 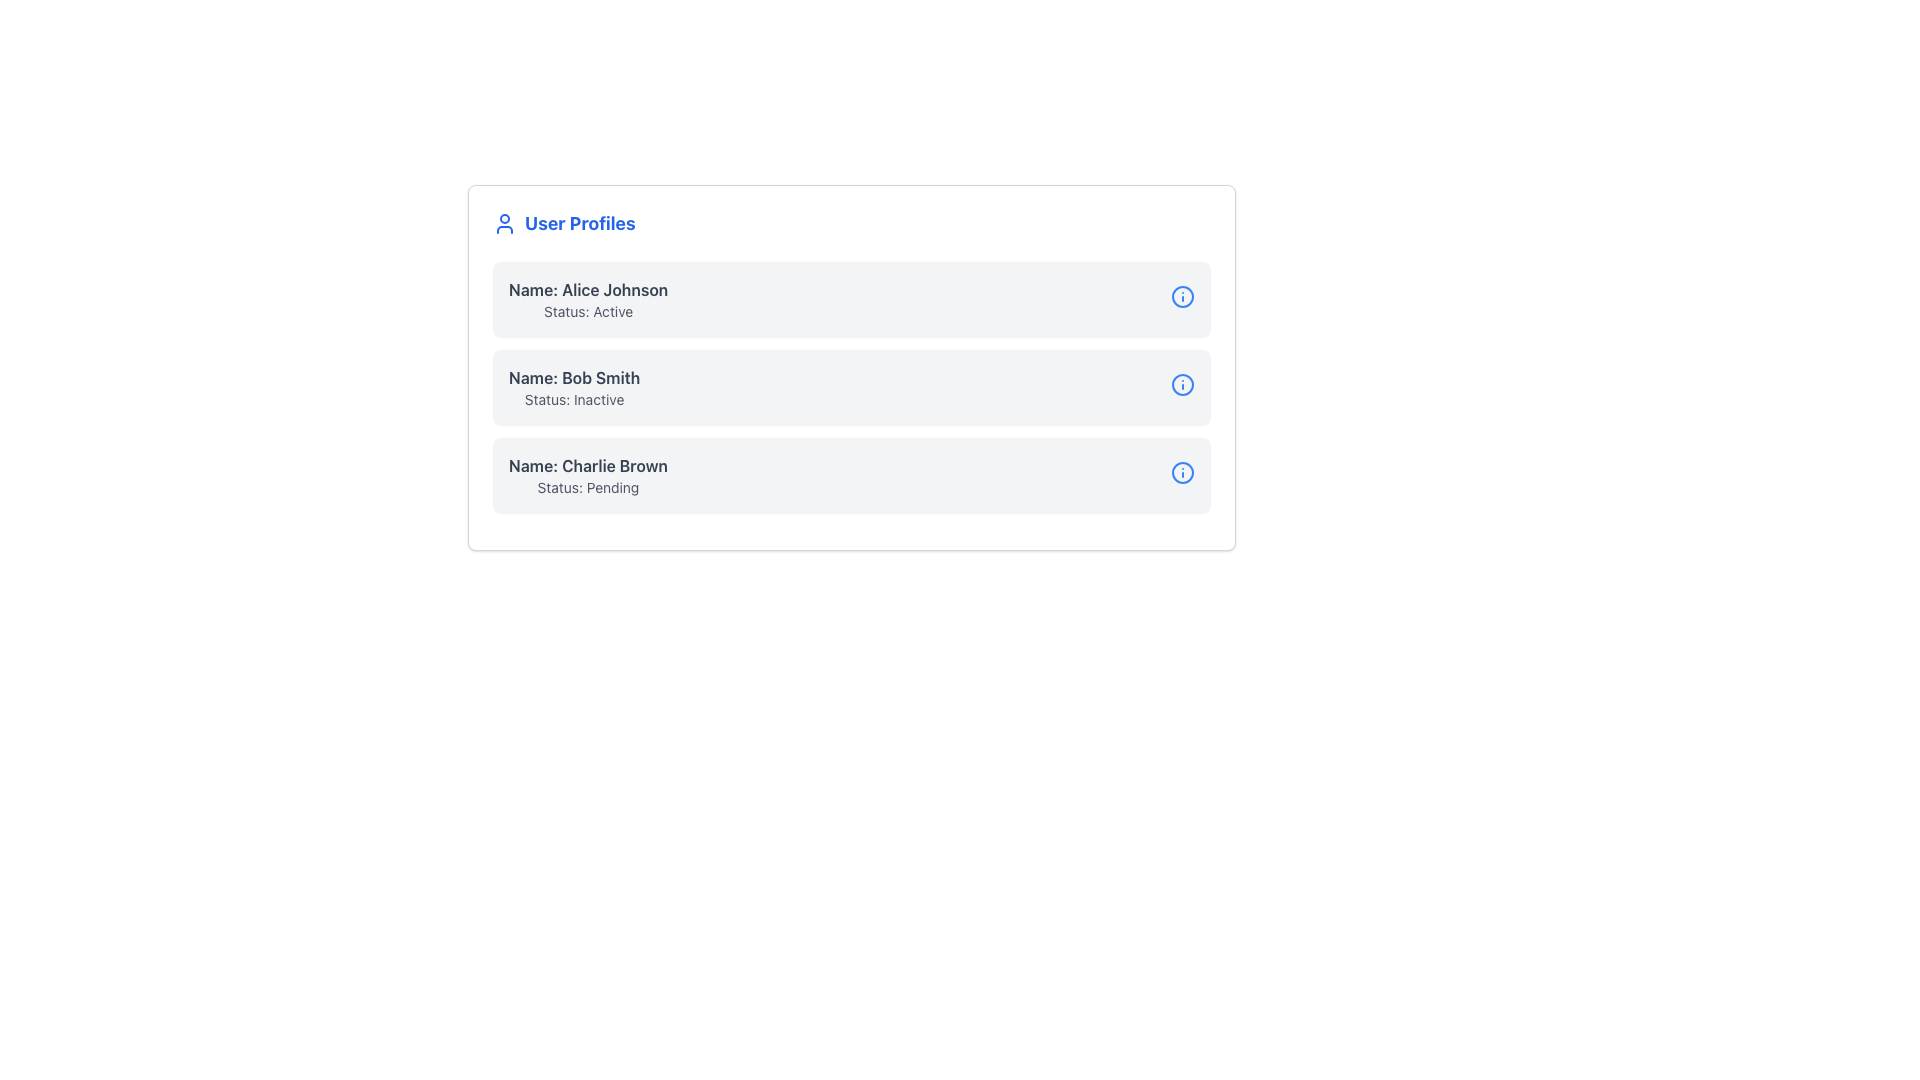 I want to click on the text label displaying 'Name: Charlie Brown' which is the first line of text in the third entry of the vertically stacked list within a white card in the 'User Profiles' panel, so click(x=587, y=466).